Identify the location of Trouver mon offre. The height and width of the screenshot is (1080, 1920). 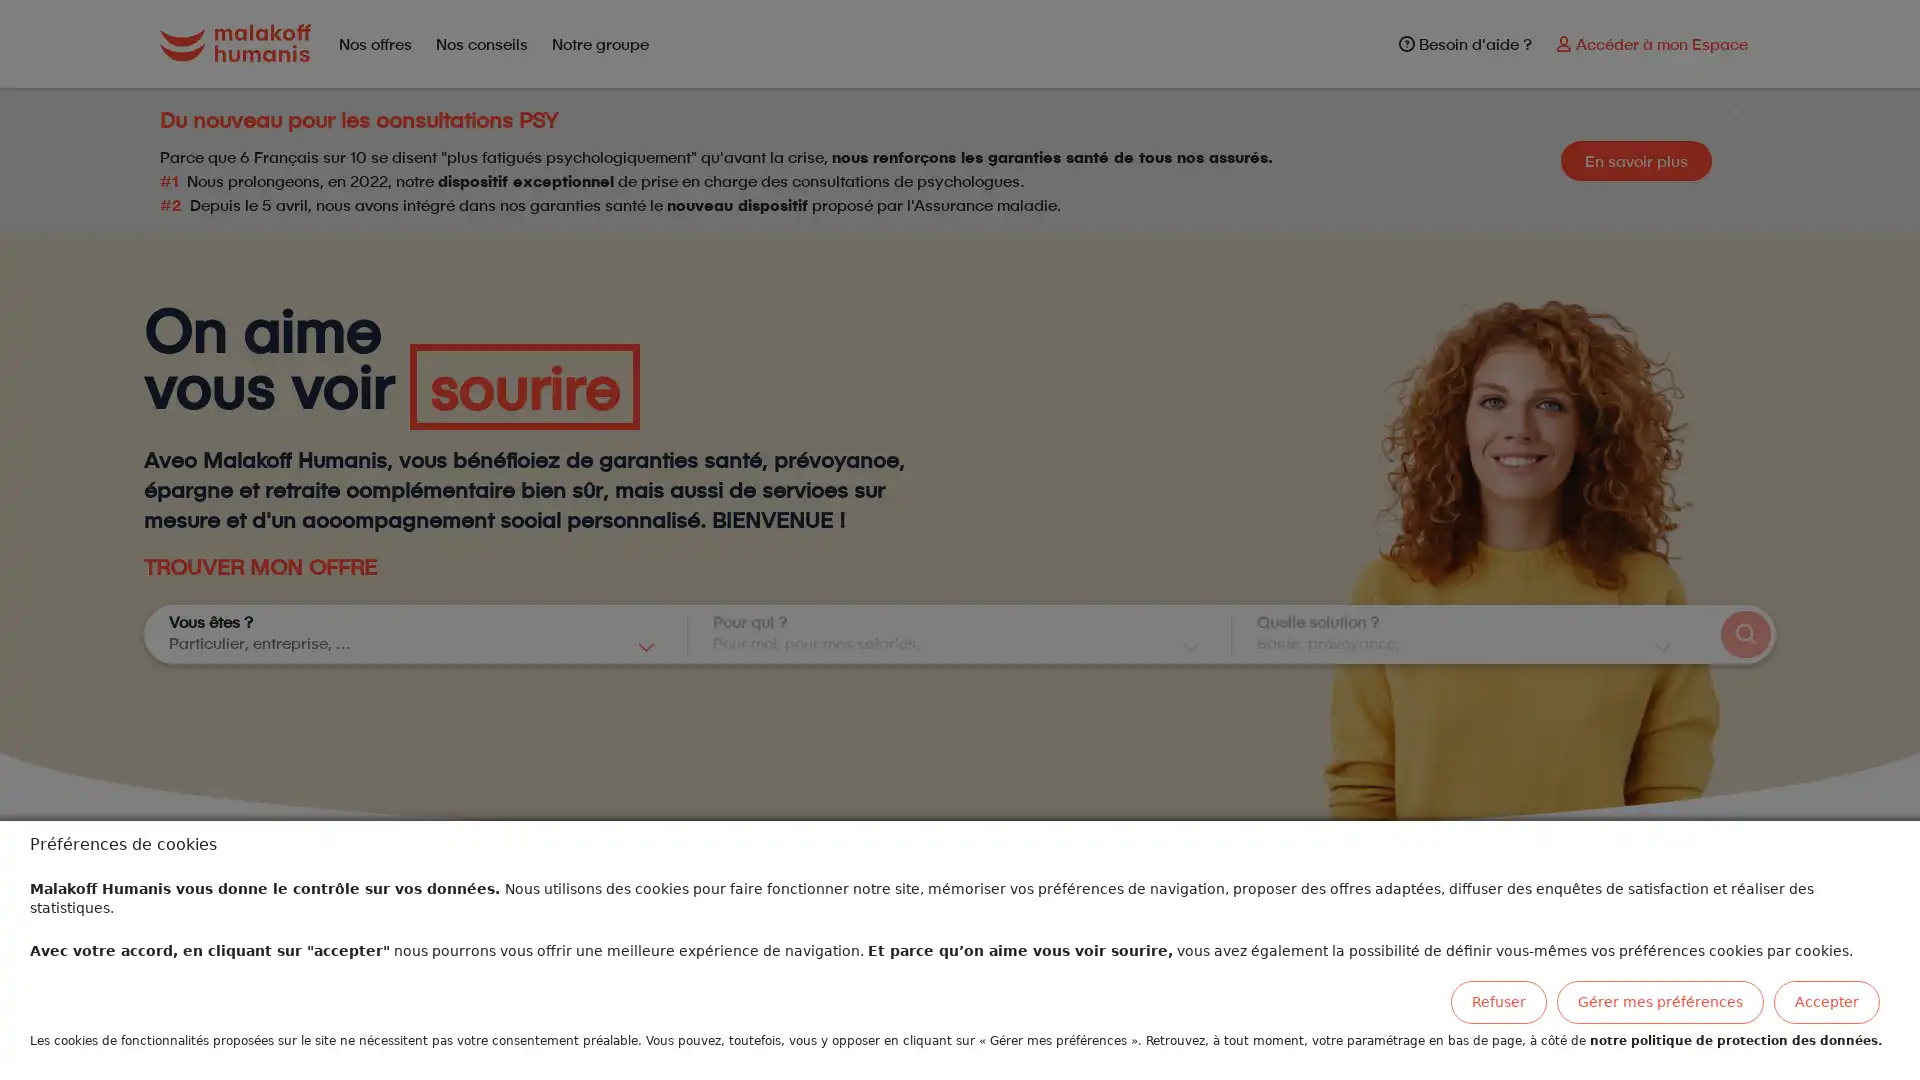
(1744, 634).